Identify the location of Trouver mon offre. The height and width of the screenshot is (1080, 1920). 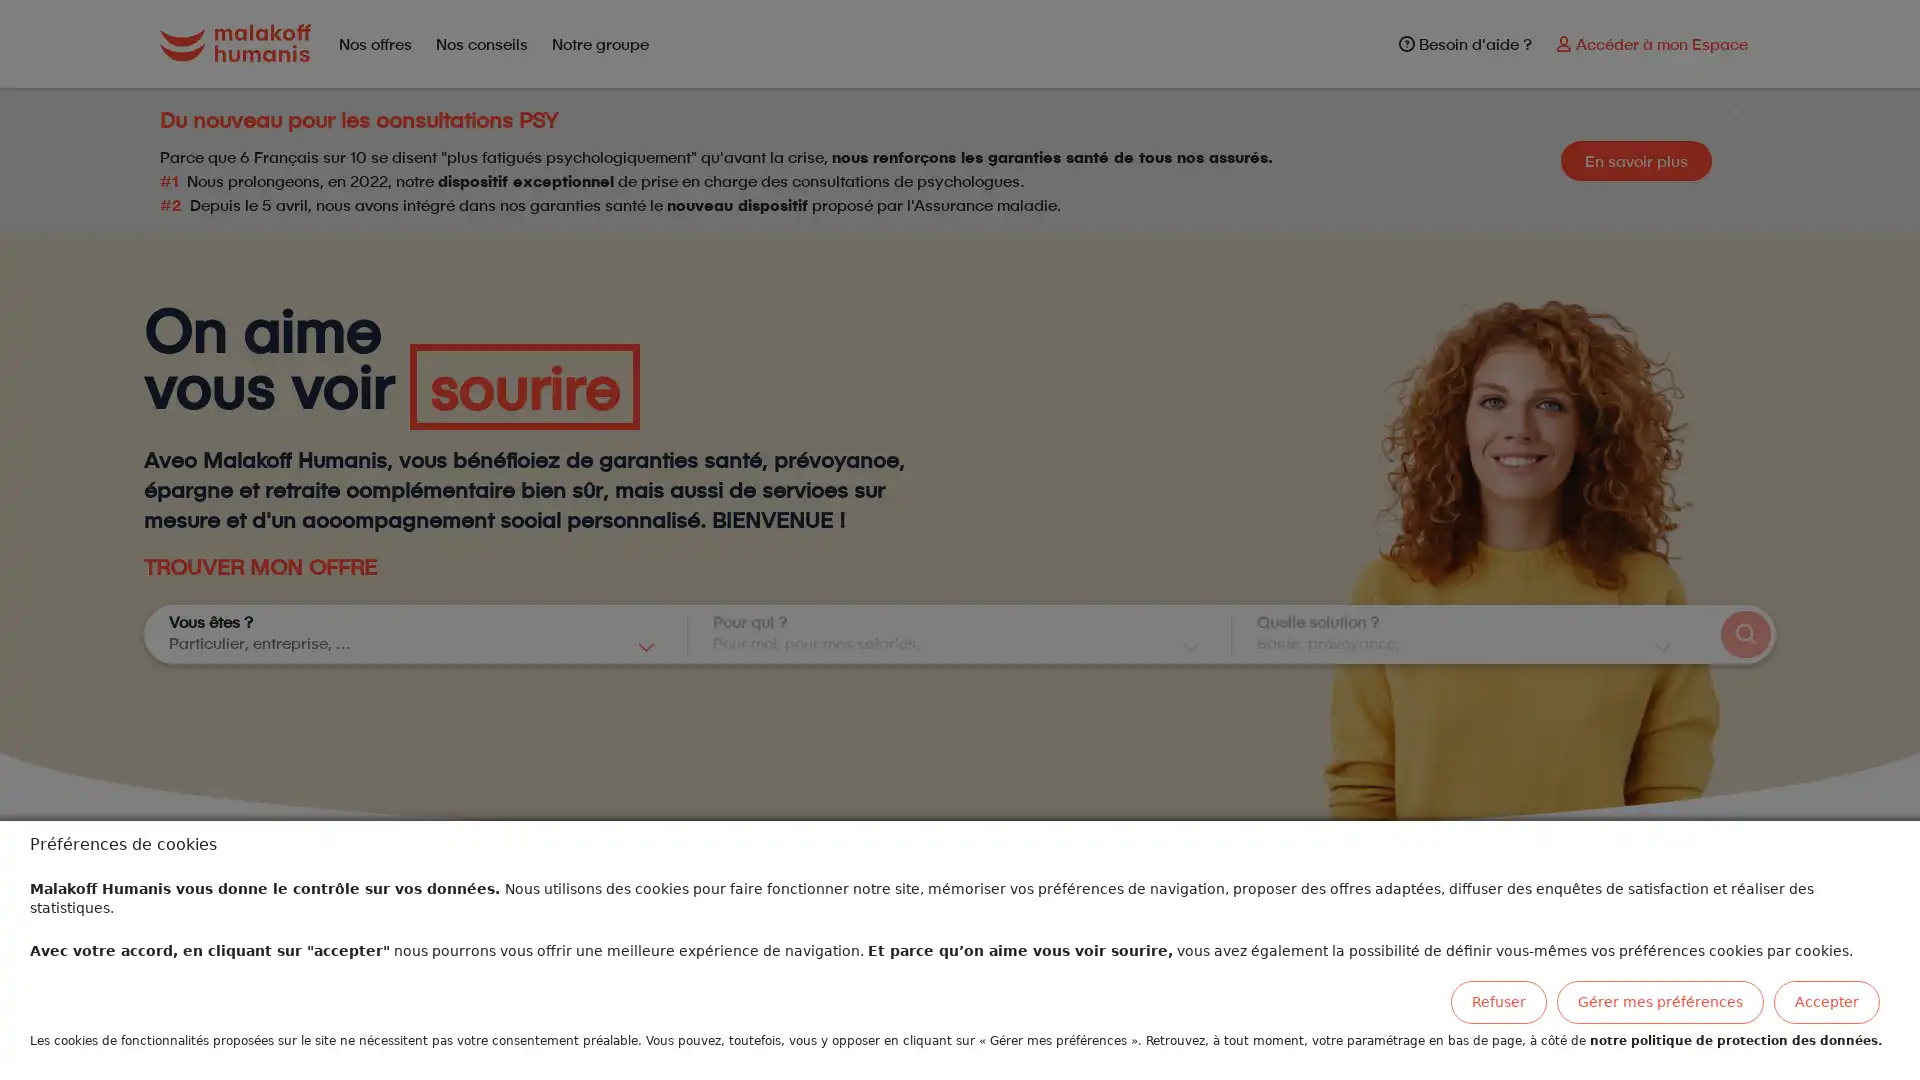
(1744, 634).